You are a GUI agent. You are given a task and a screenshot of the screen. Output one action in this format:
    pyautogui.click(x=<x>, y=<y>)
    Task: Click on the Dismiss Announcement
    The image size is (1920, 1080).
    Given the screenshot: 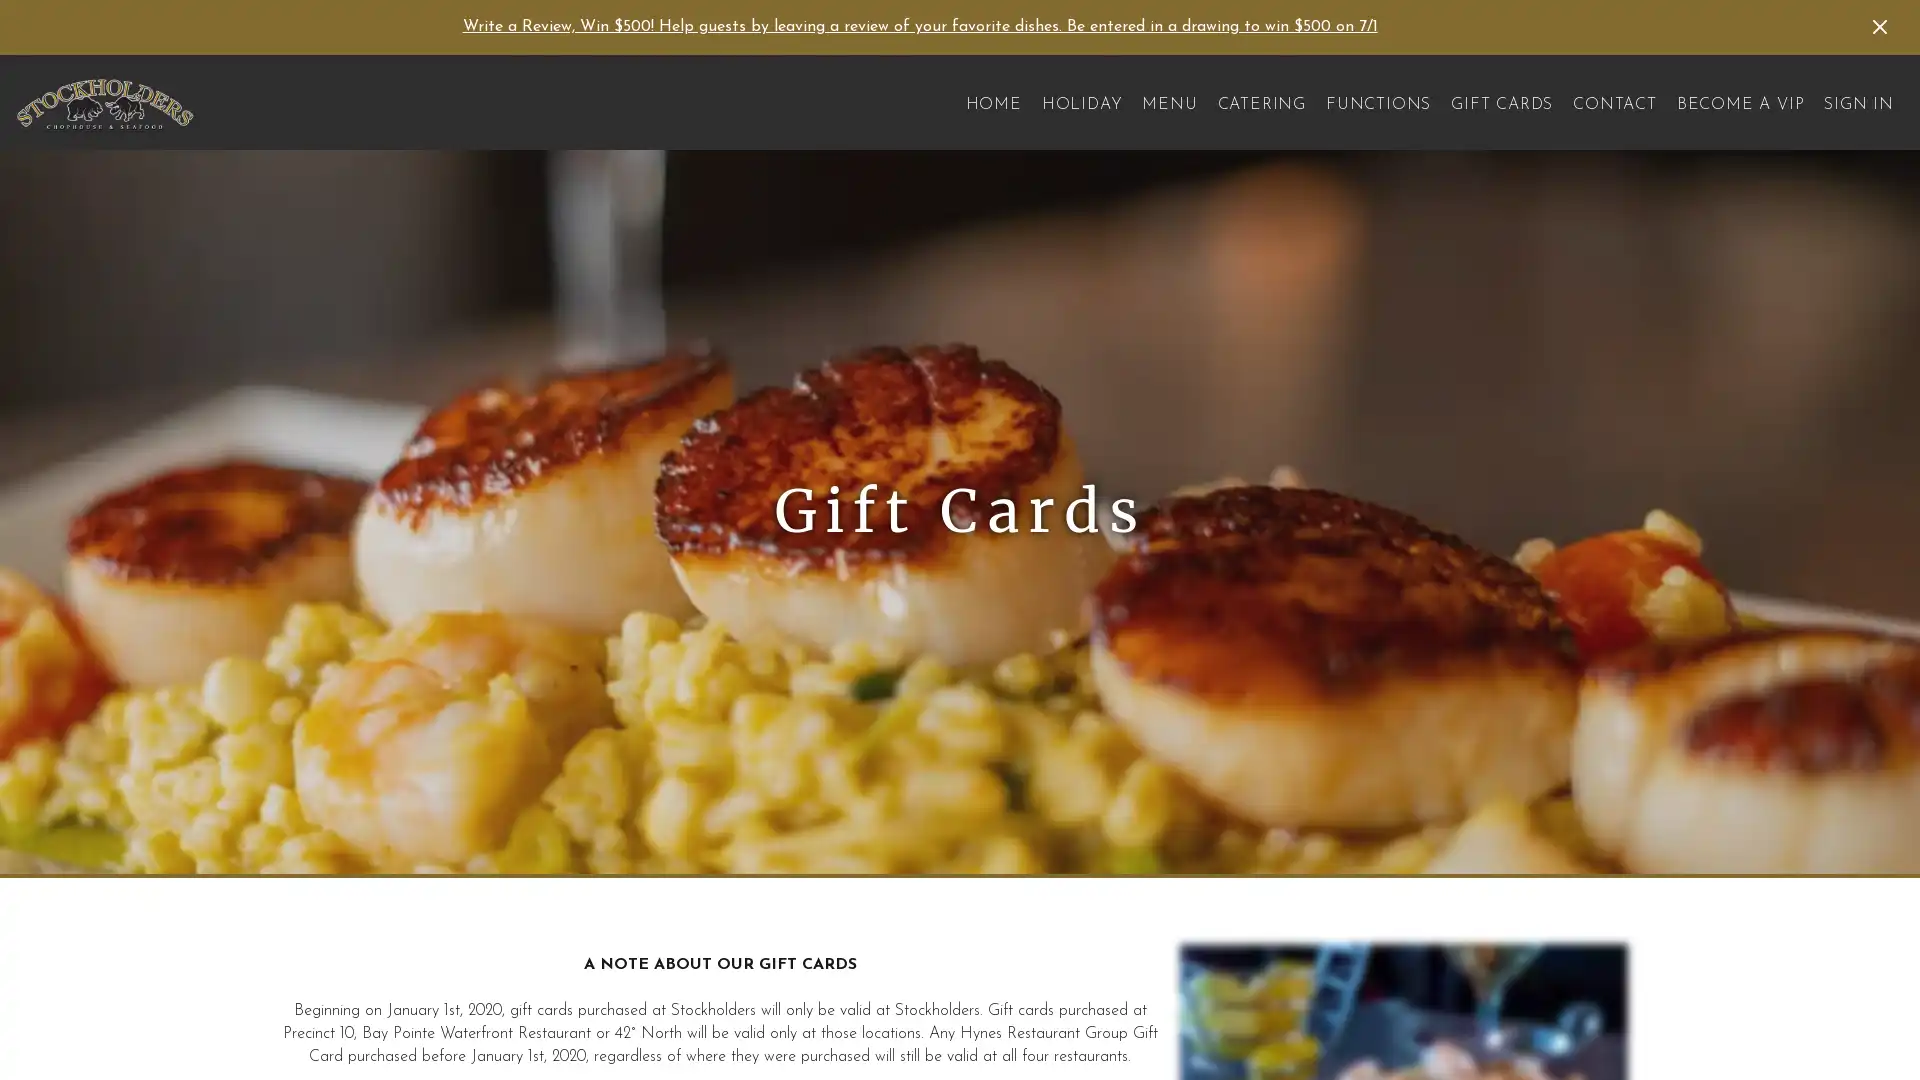 What is the action you would take?
    pyautogui.click(x=1879, y=27)
    